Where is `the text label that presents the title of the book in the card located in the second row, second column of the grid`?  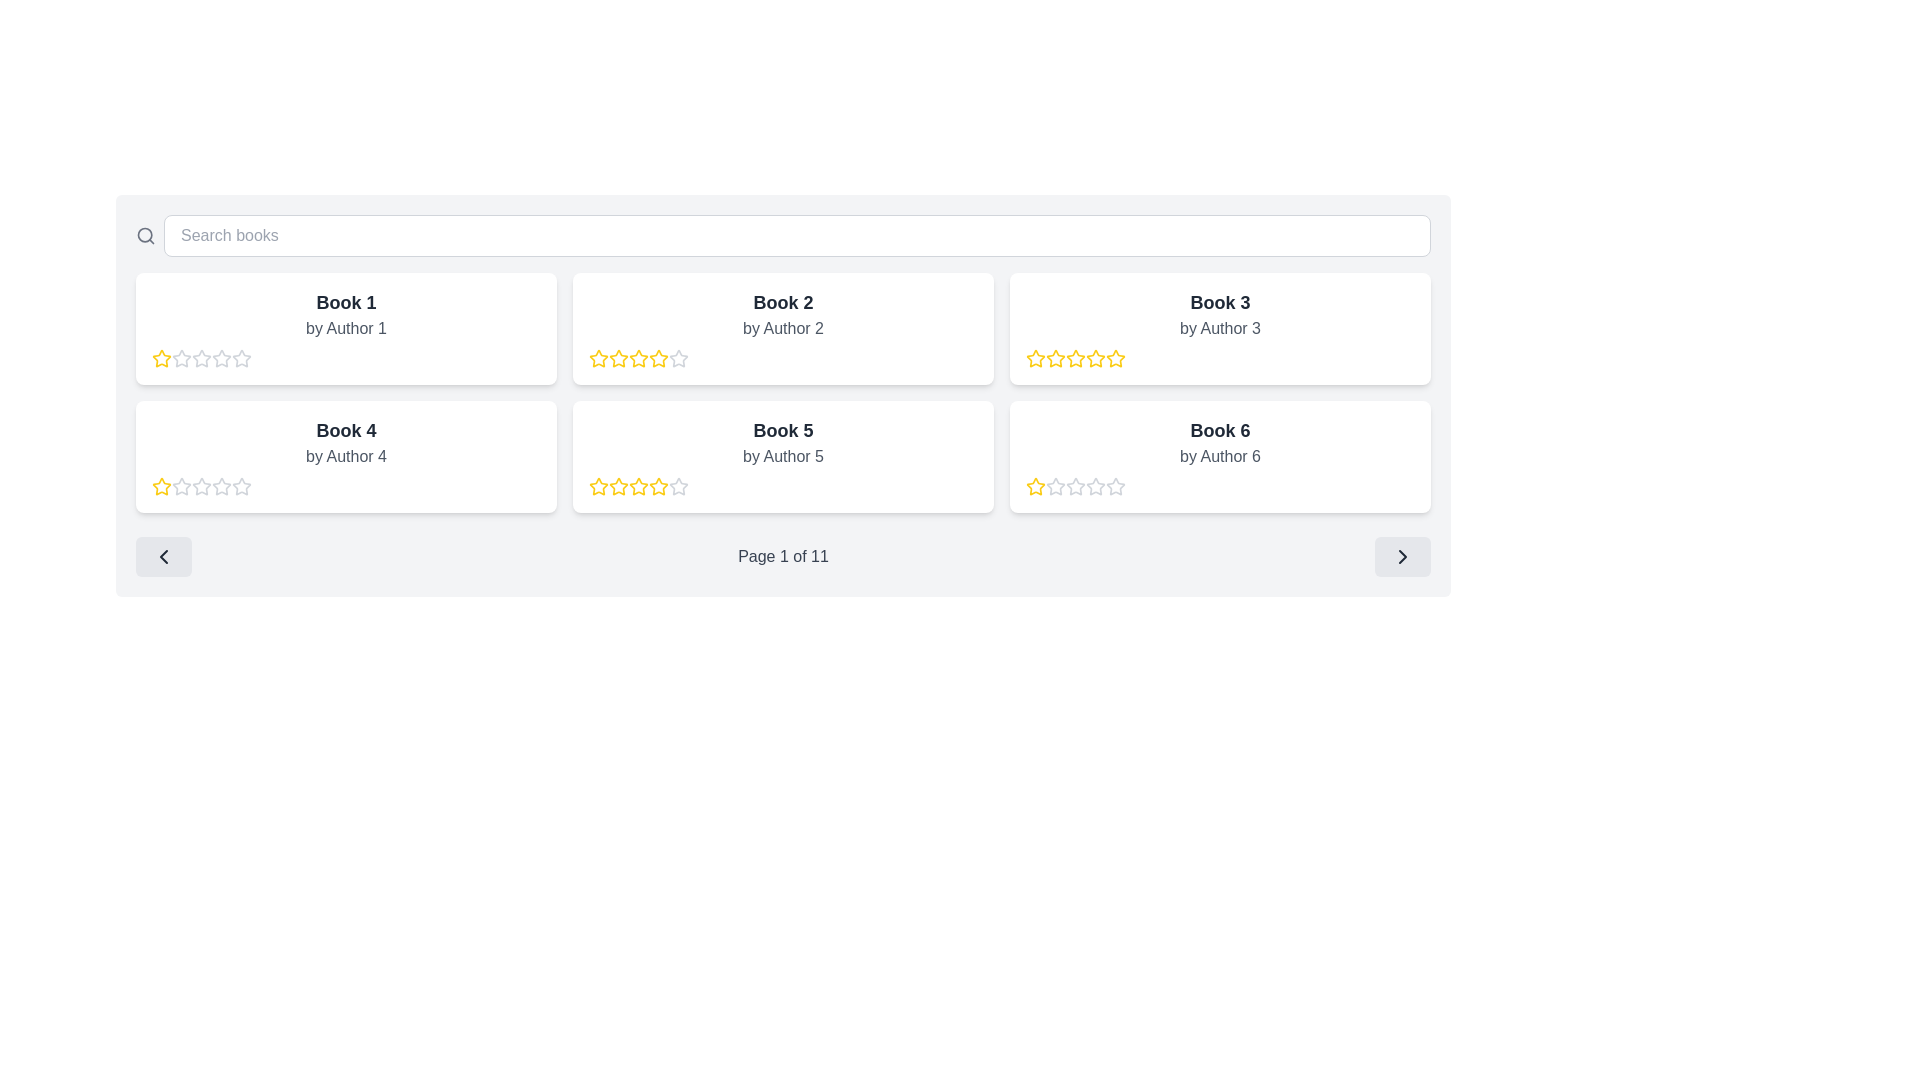
the text label that presents the title of the book in the card located in the second row, second column of the grid is located at coordinates (1219, 303).